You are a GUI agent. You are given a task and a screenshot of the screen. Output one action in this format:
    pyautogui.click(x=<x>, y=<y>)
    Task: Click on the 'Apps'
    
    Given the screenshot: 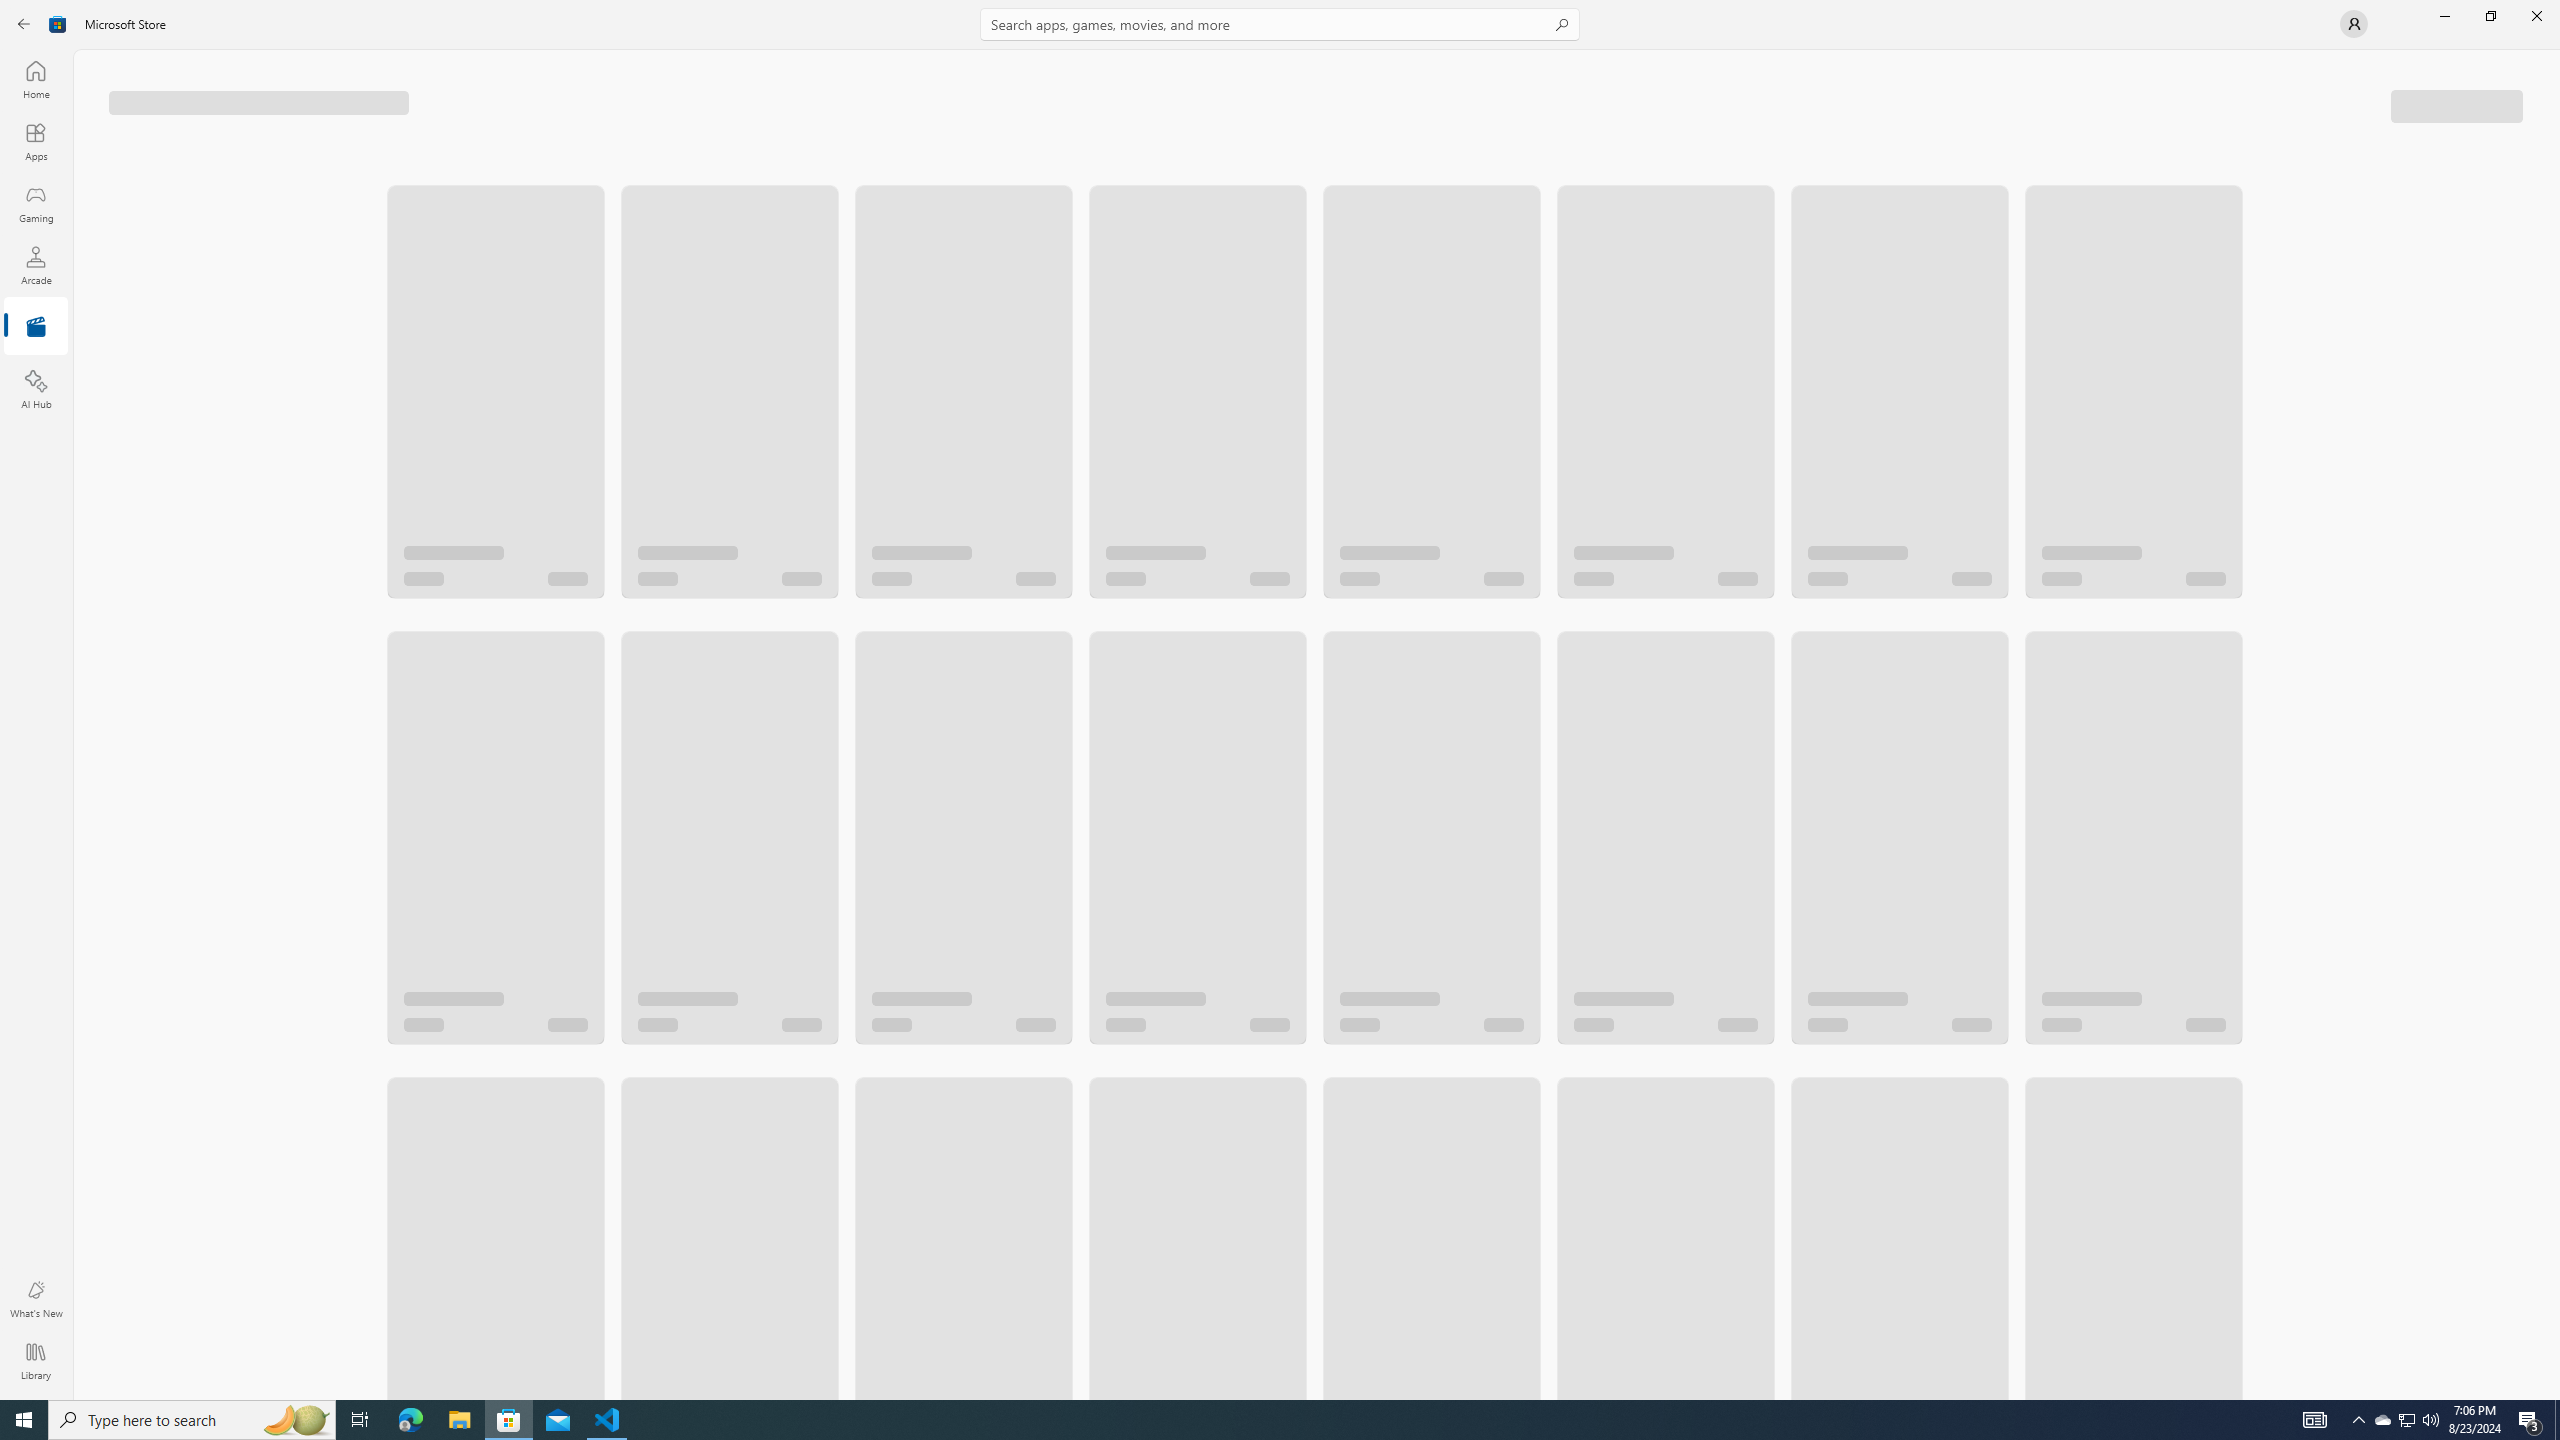 What is the action you would take?
    pyautogui.click(x=34, y=141)
    